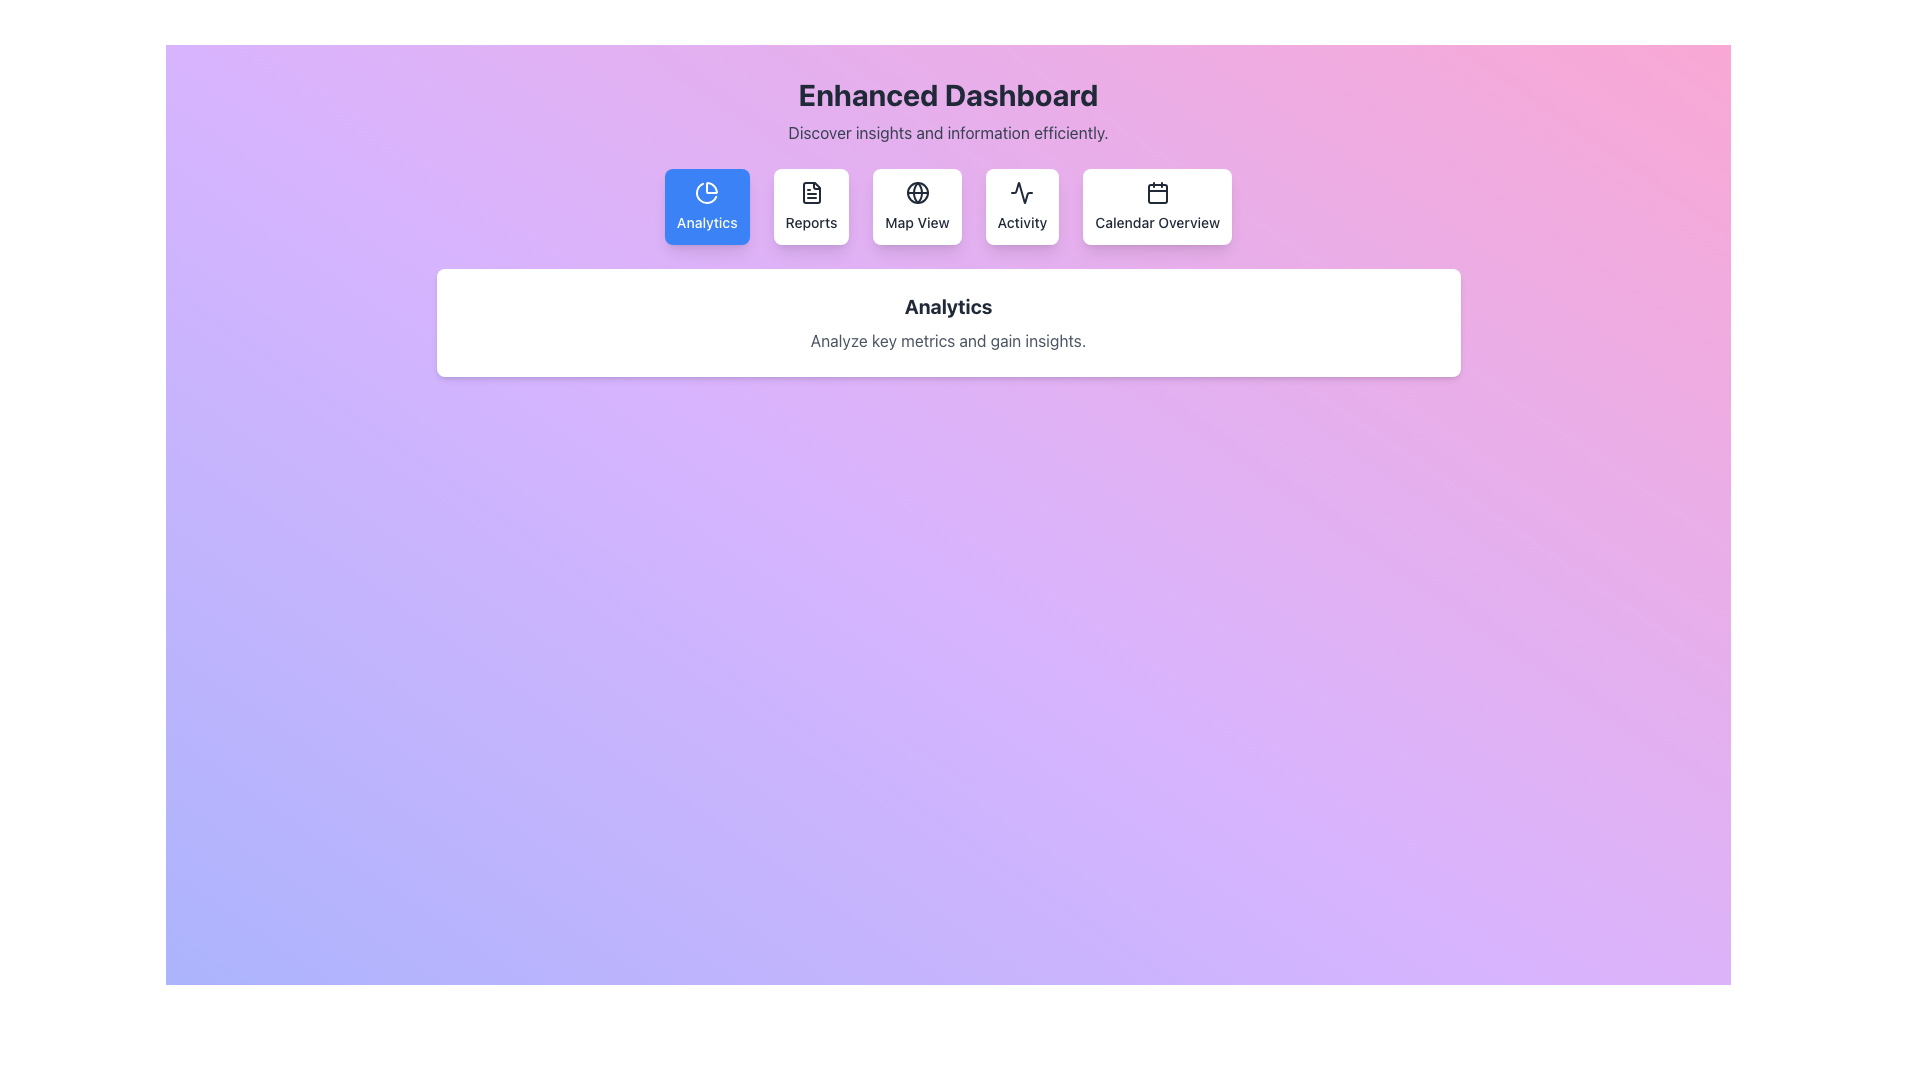 Image resolution: width=1920 pixels, height=1080 pixels. What do you see at coordinates (947, 95) in the screenshot?
I see `the main title text label 'Enhanced Dashboard' which serves as the header for the dashboard interface` at bounding box center [947, 95].